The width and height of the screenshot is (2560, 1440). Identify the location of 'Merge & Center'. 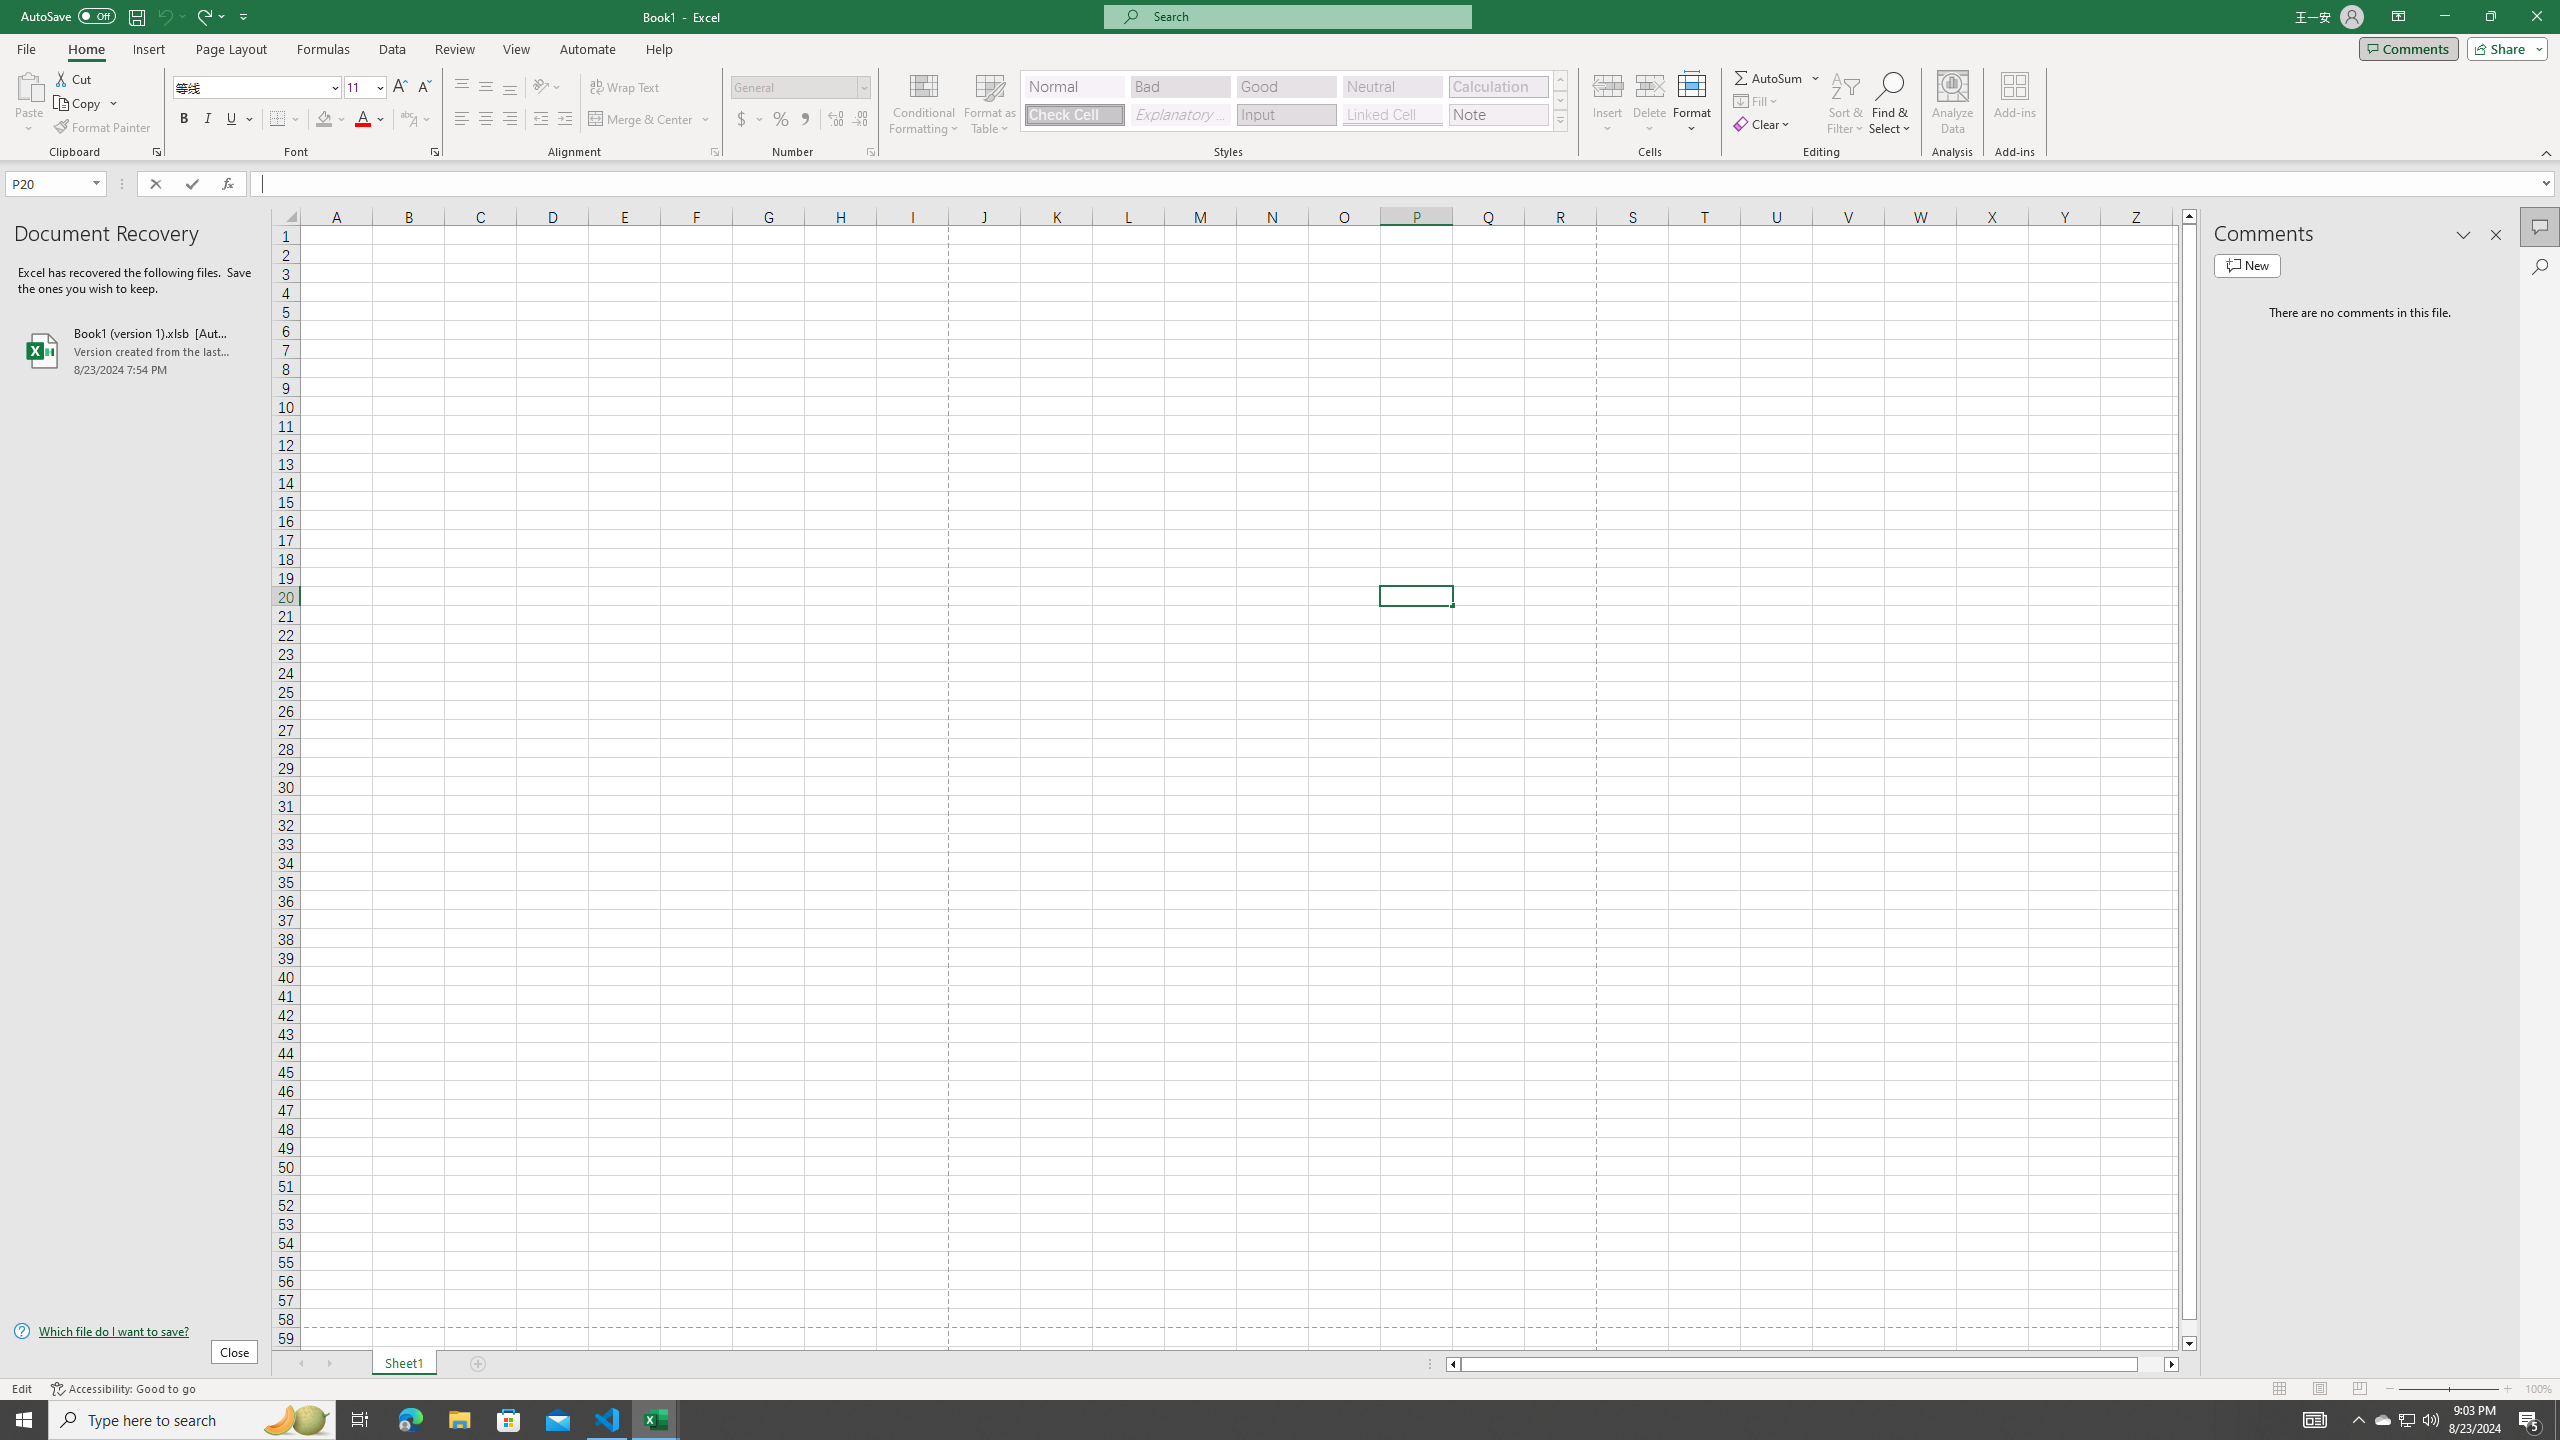
(649, 118).